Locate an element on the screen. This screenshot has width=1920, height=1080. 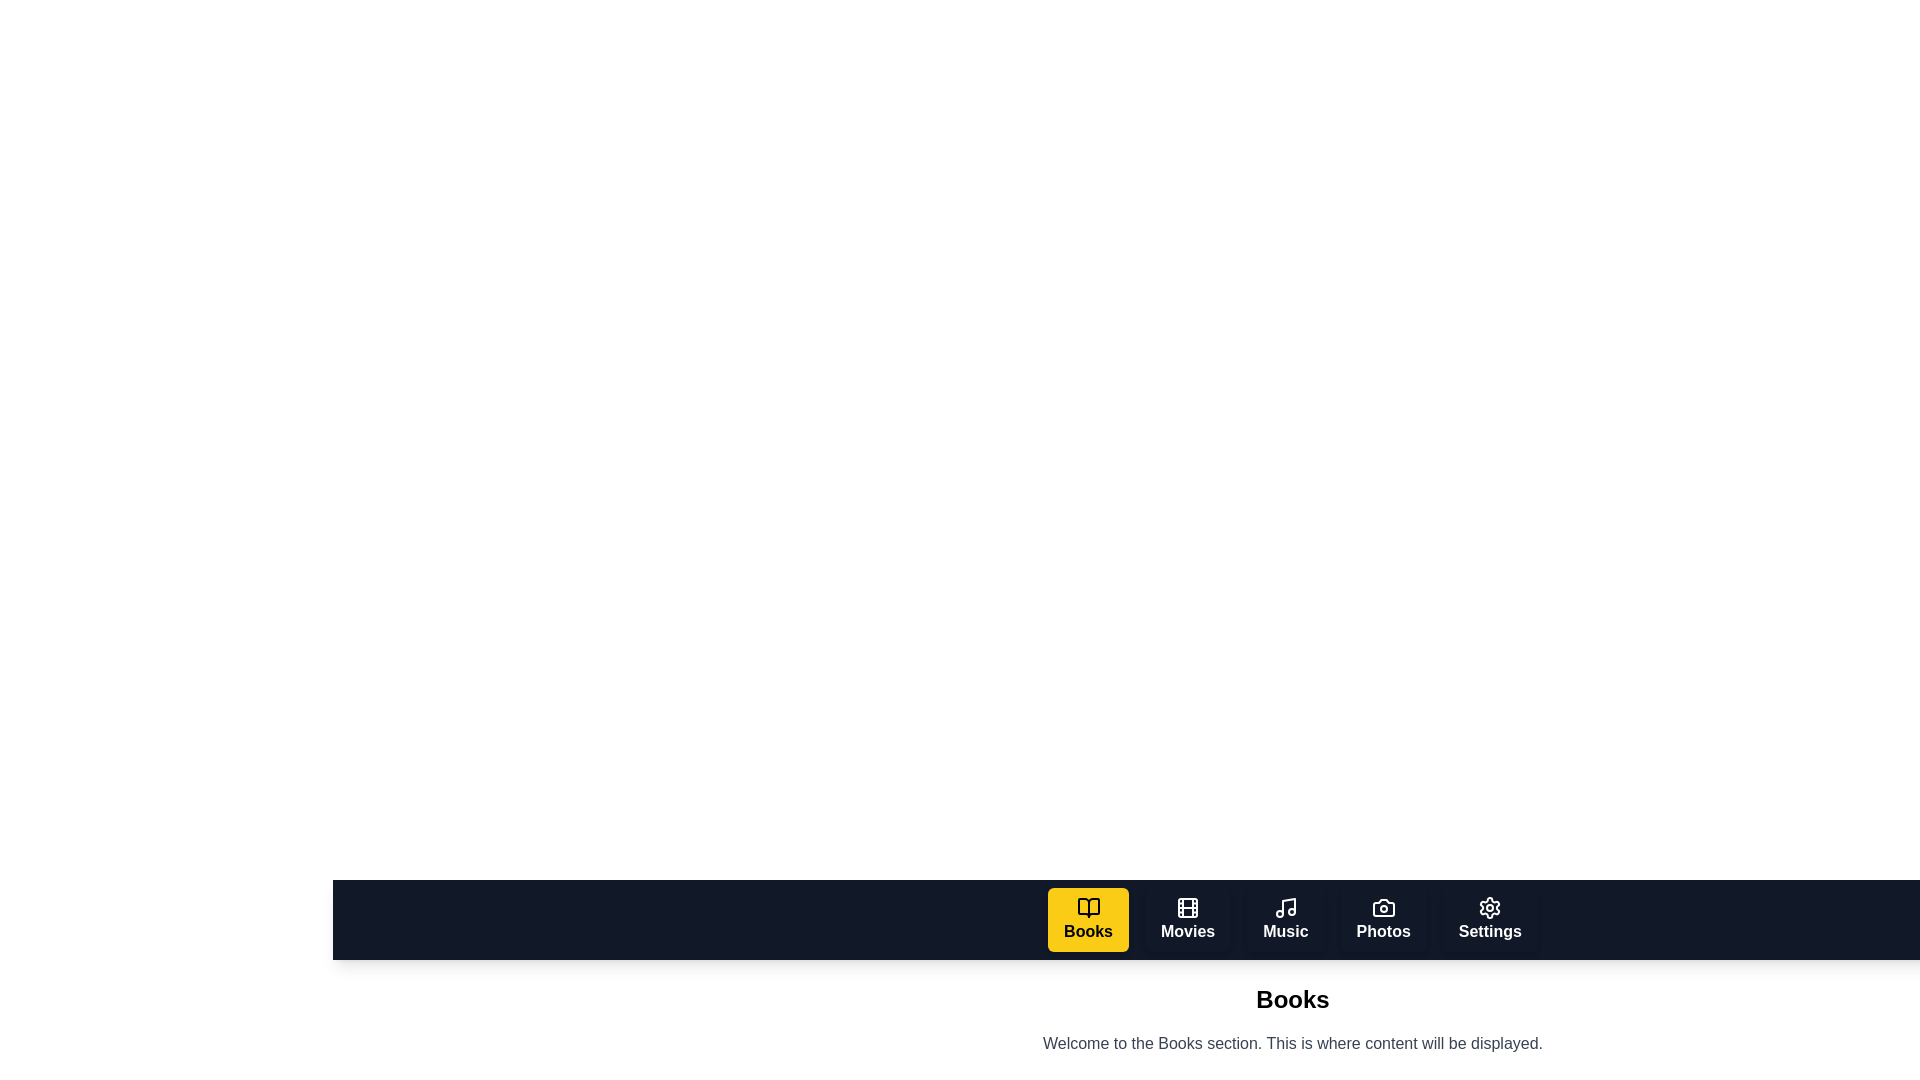
the Movies tab by clicking on its button is located at coordinates (1188, 920).